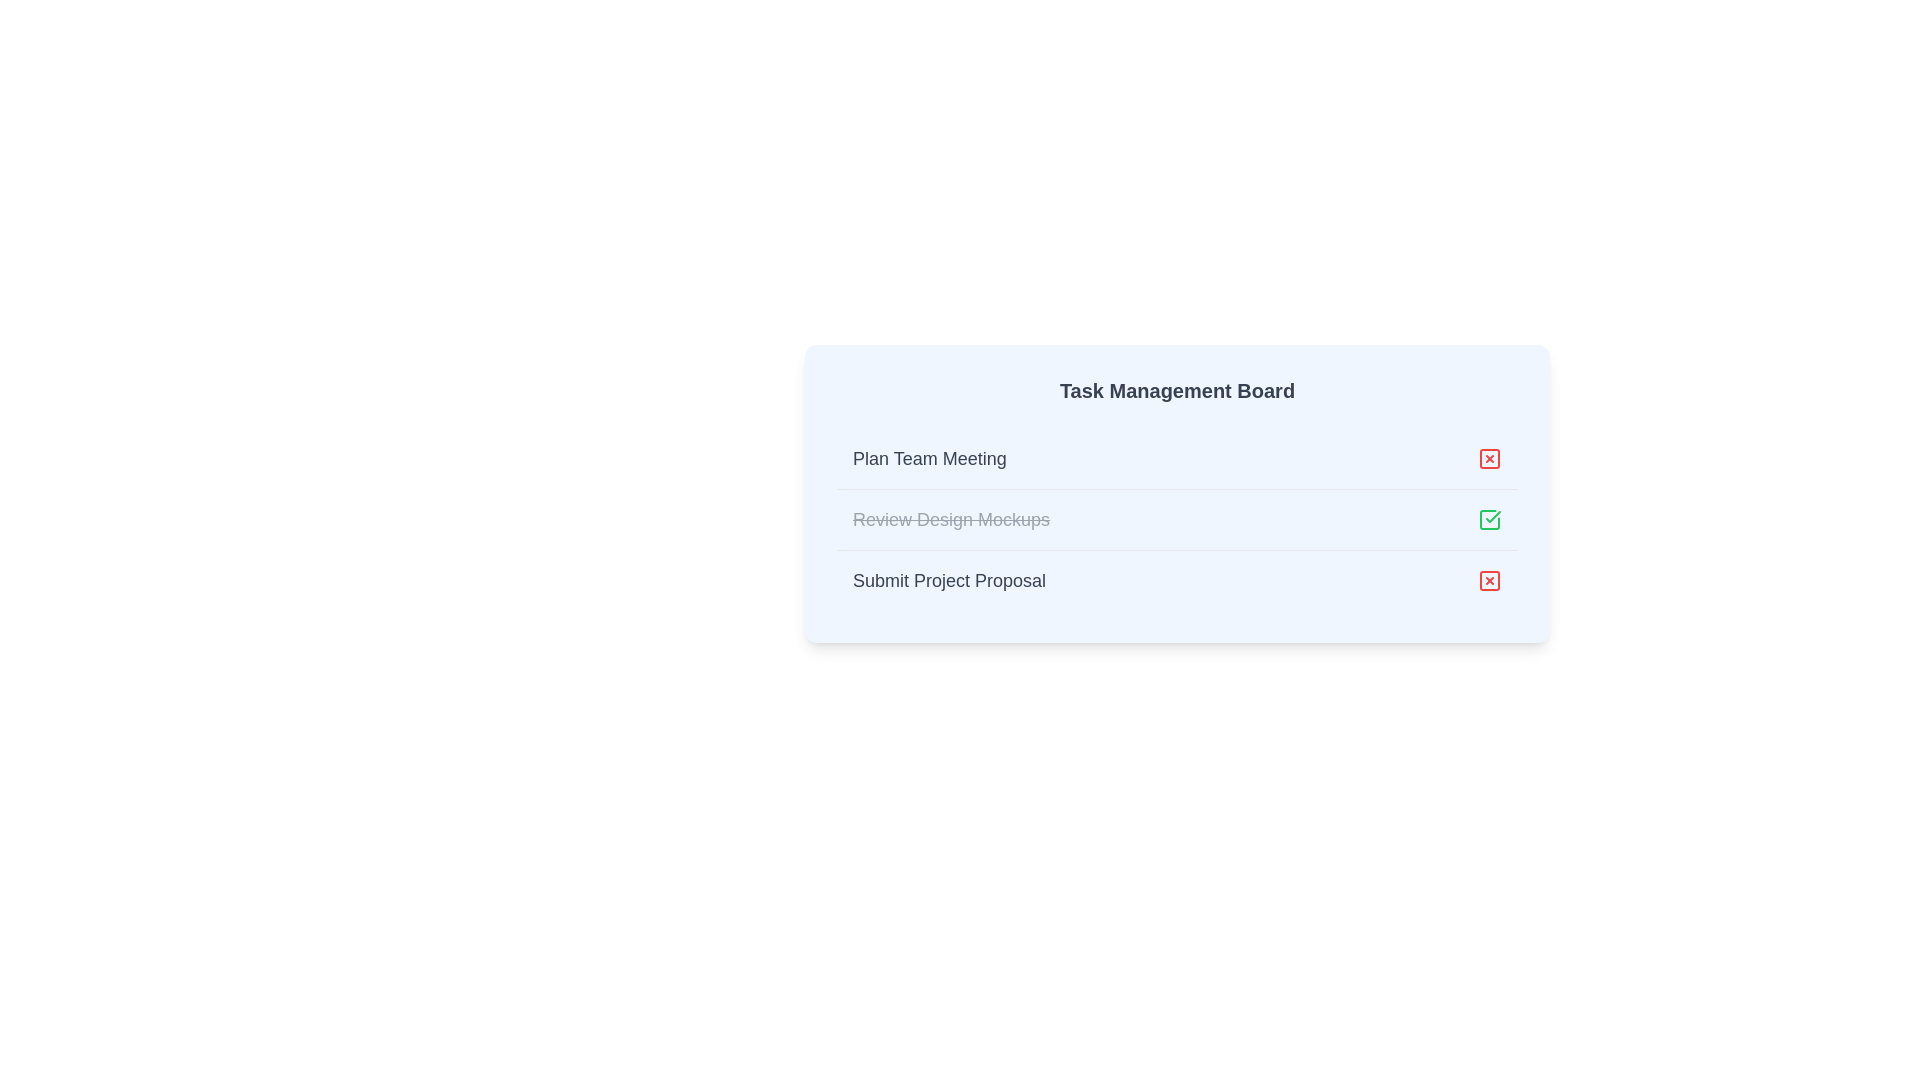 Image resolution: width=1920 pixels, height=1080 pixels. I want to click on the completed task item 'Review Design Mockups' with a green checkmark, so click(1177, 519).